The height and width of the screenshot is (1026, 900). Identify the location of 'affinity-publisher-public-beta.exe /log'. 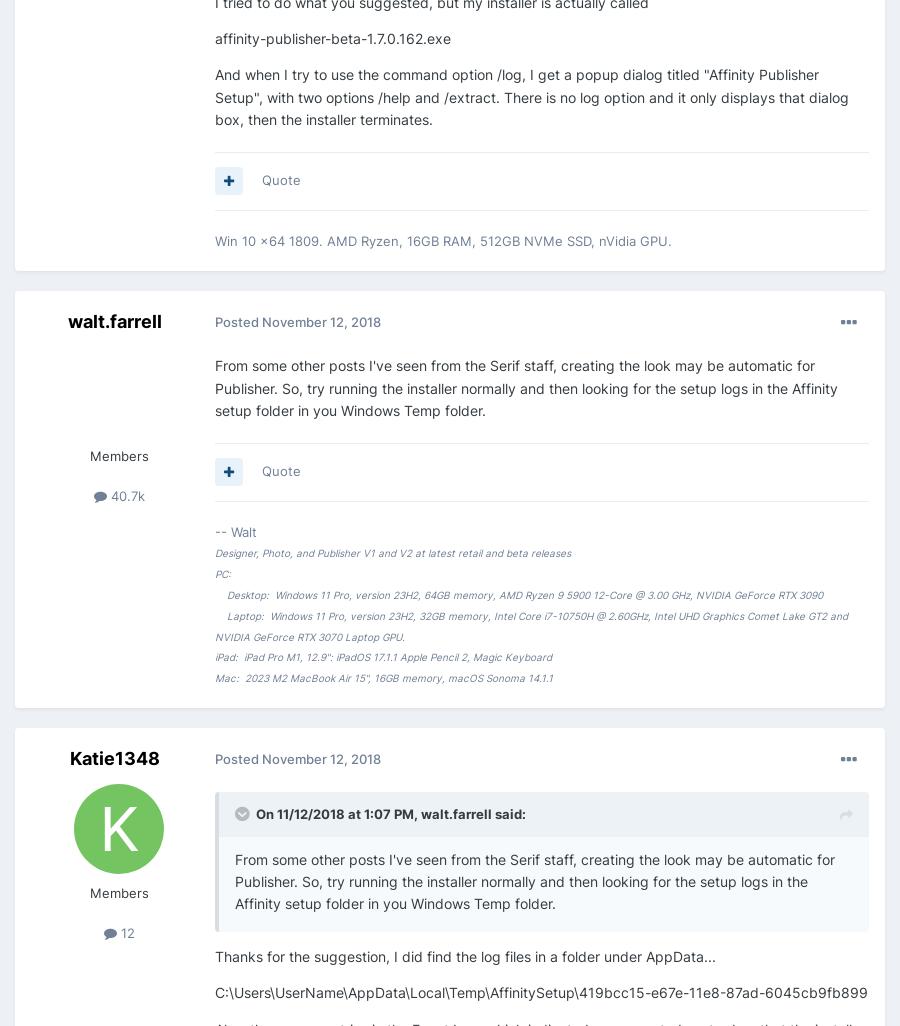
(367, 50).